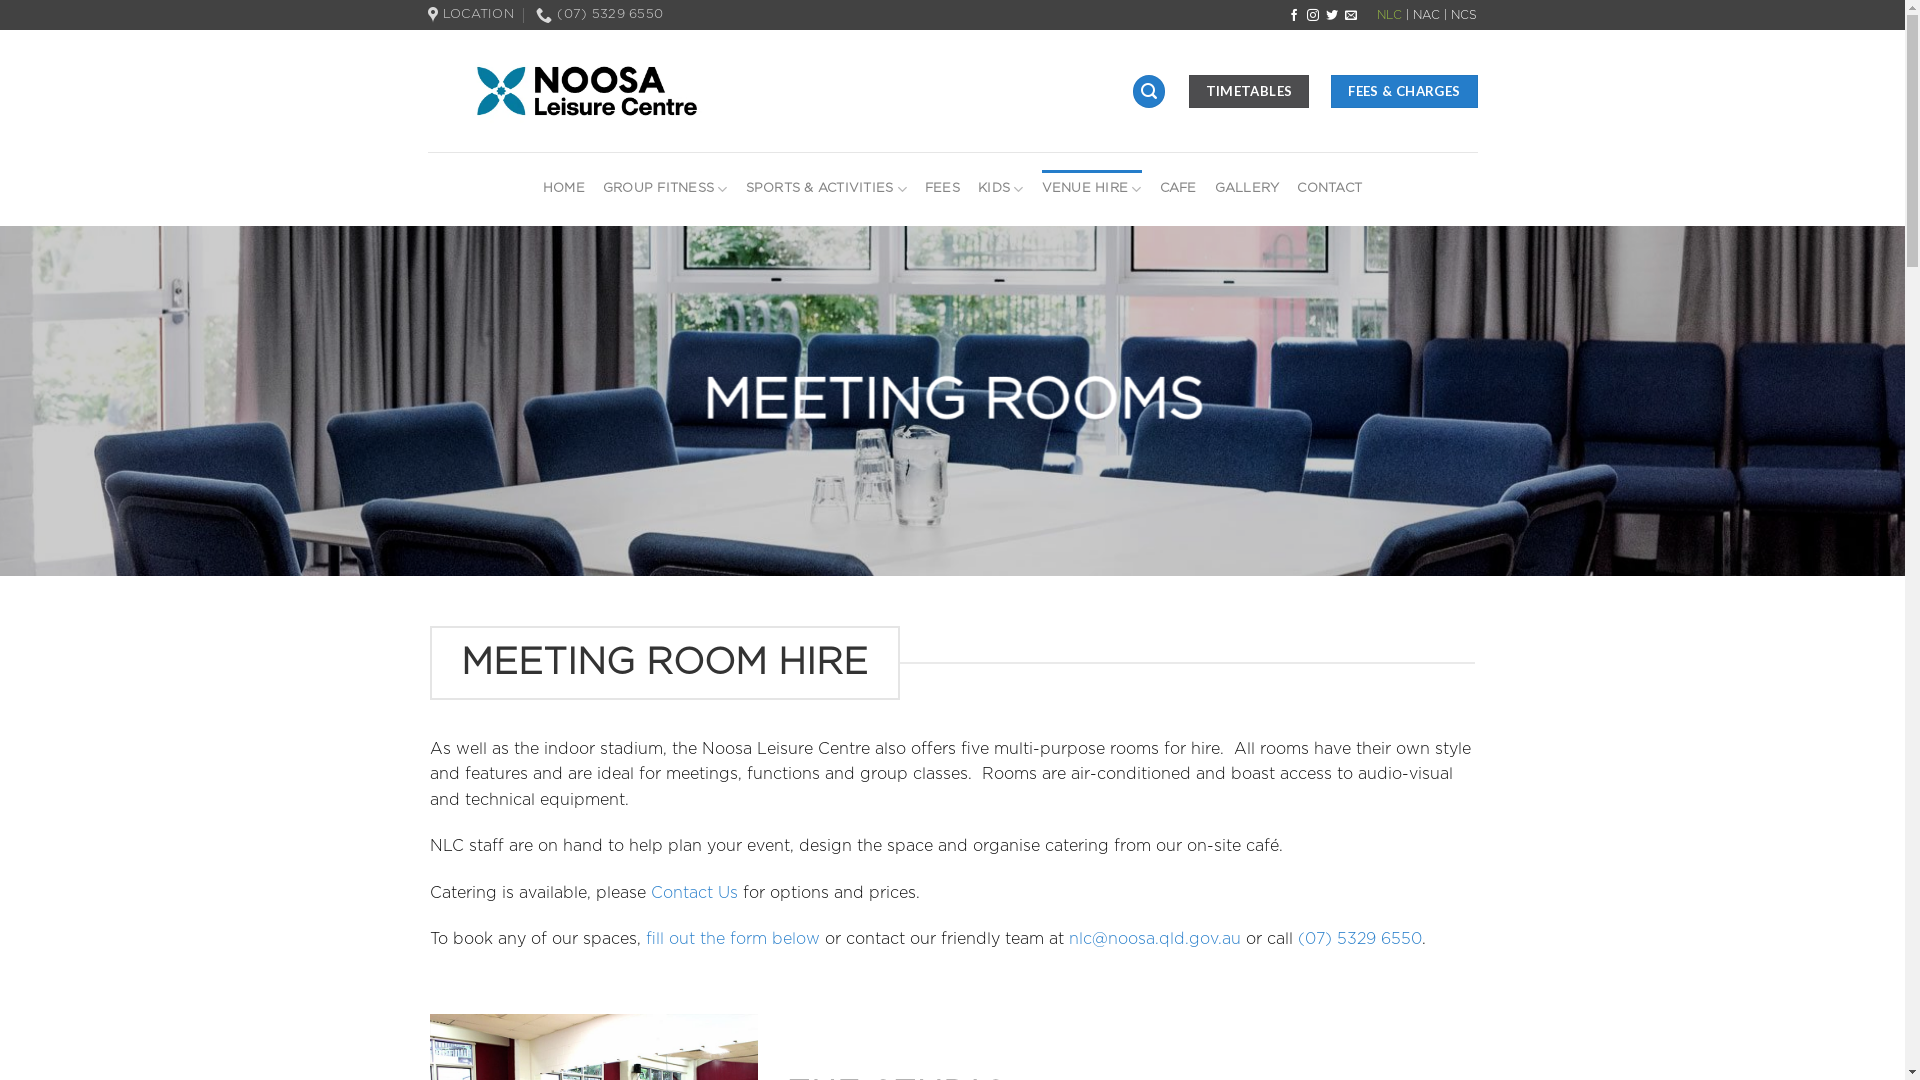 This screenshot has width=1920, height=1080. I want to click on 'fill out the form below', so click(732, 938).